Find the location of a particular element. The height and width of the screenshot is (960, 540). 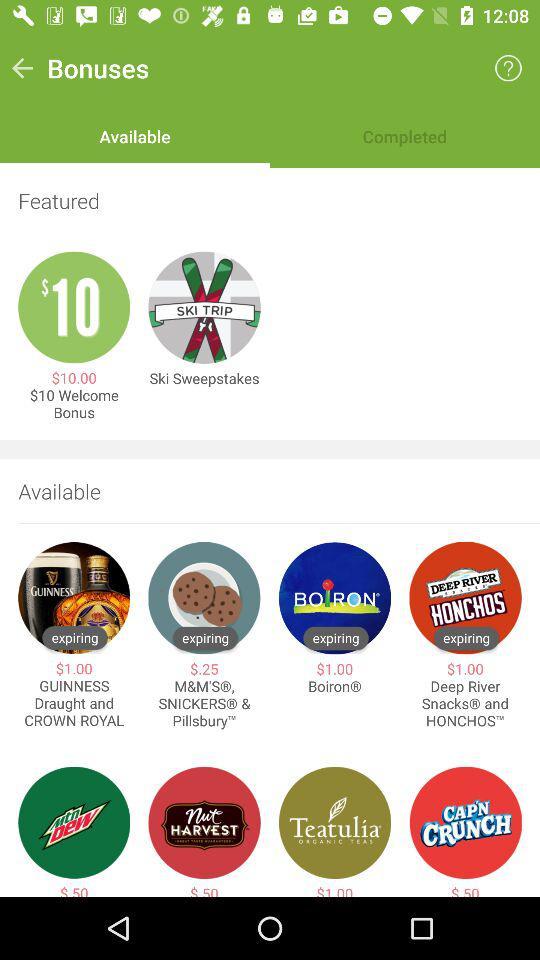

the icon below the $1.00 is located at coordinates (335, 686).